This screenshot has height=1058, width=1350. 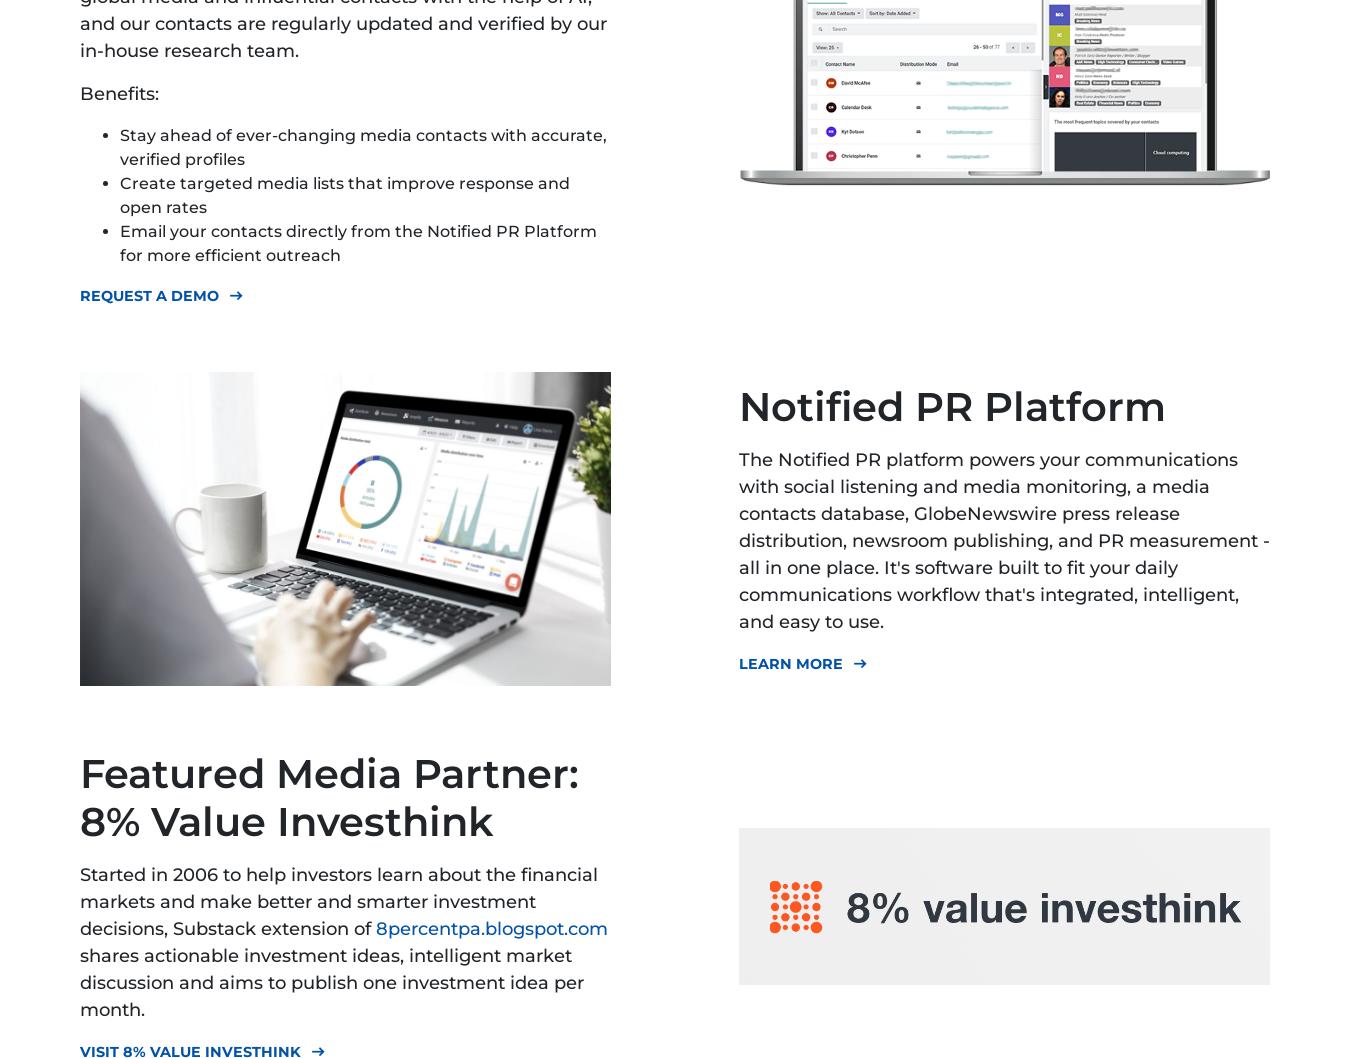 What do you see at coordinates (951, 405) in the screenshot?
I see `'Notified PR Platform'` at bounding box center [951, 405].